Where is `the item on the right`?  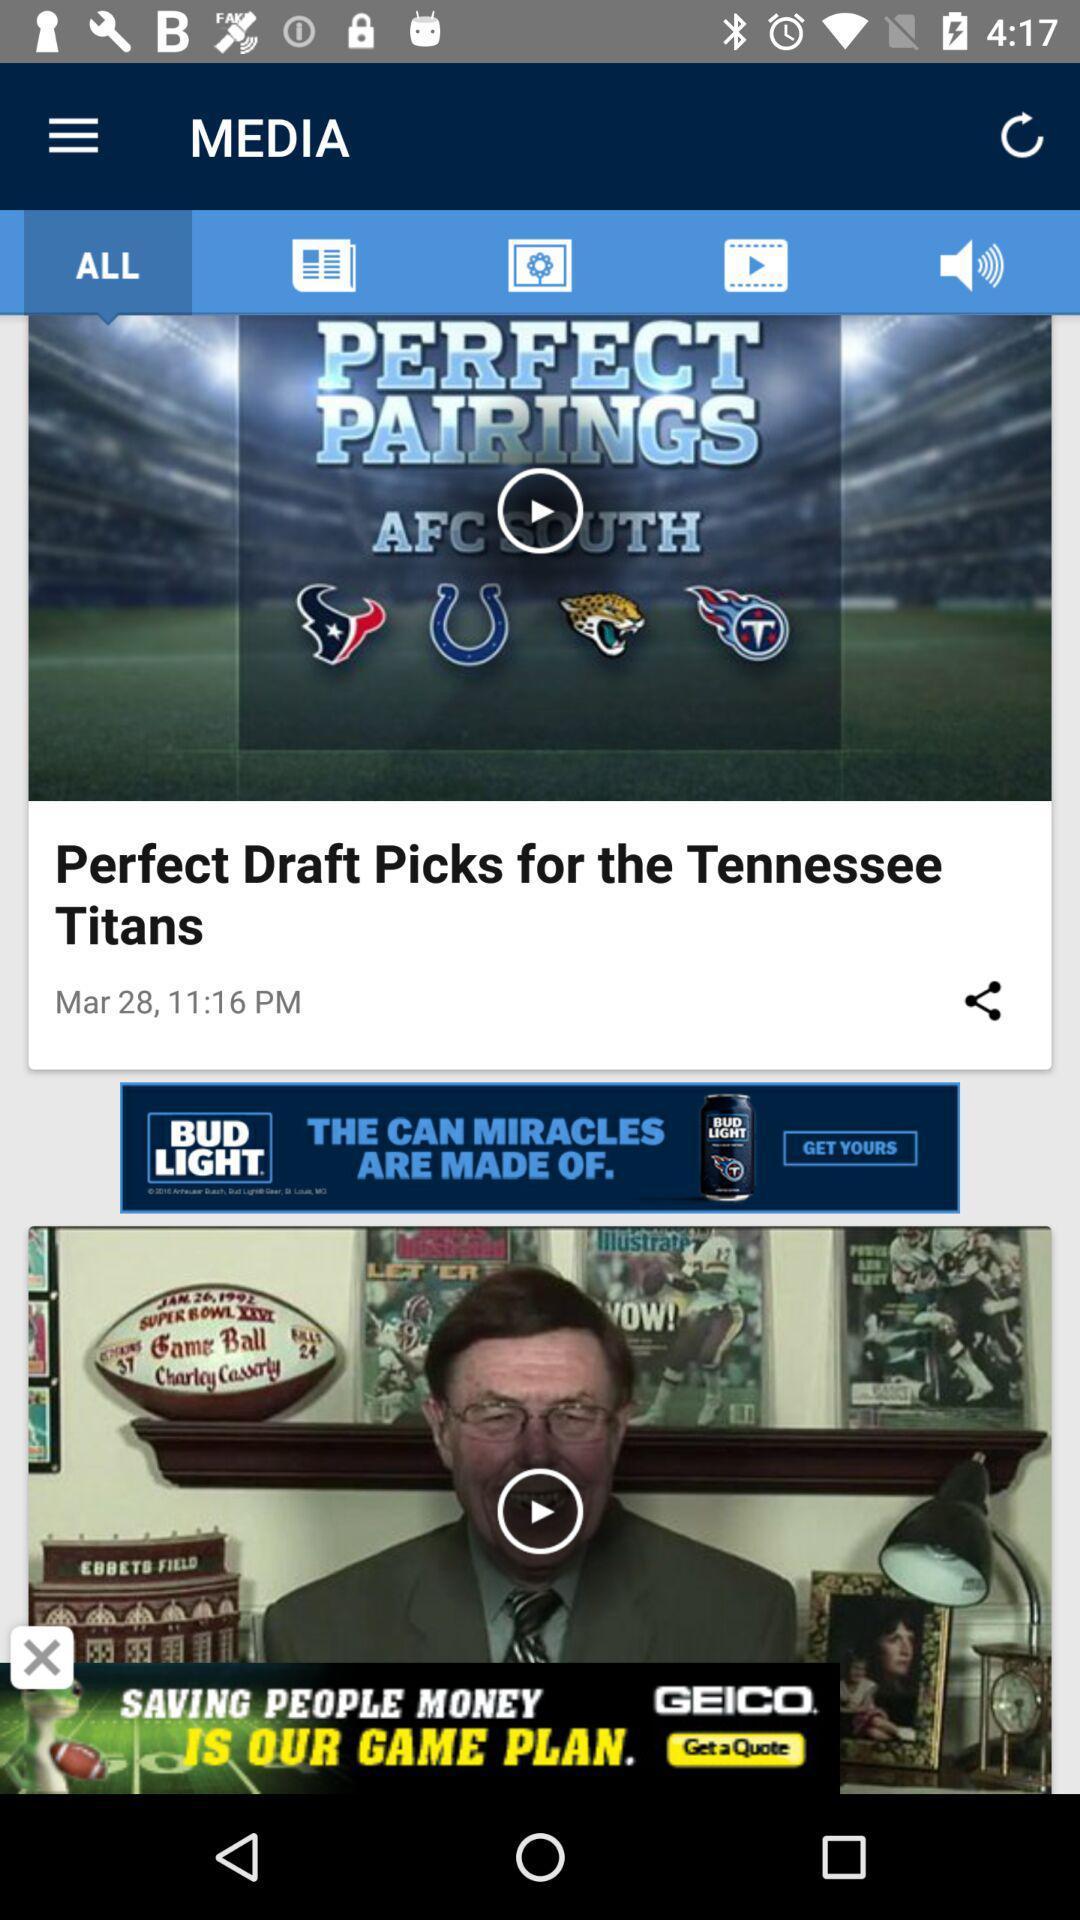 the item on the right is located at coordinates (981, 1000).